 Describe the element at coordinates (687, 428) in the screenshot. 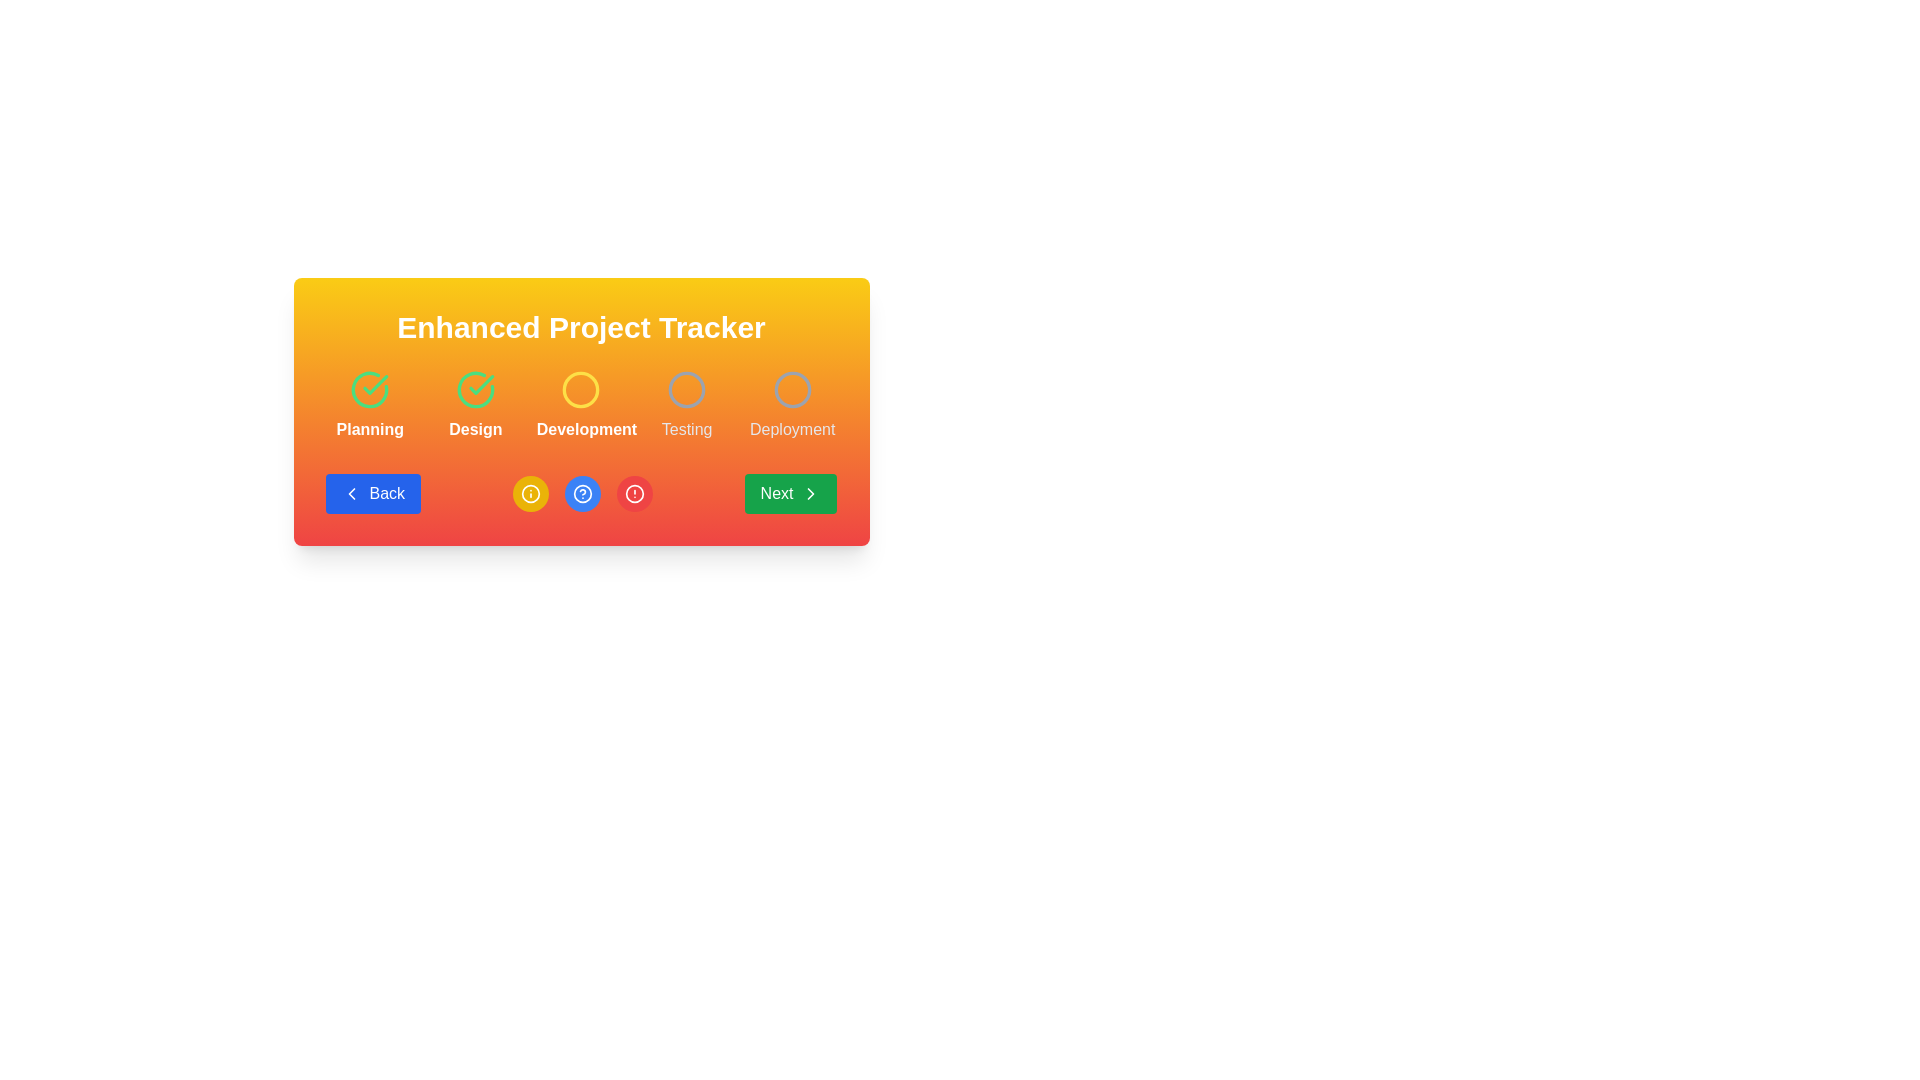

I see `the Text Label displaying 'Testing' which is visually set apart in a darker orange background and is the last of the four textual labels in the sequence of step indicators` at that location.